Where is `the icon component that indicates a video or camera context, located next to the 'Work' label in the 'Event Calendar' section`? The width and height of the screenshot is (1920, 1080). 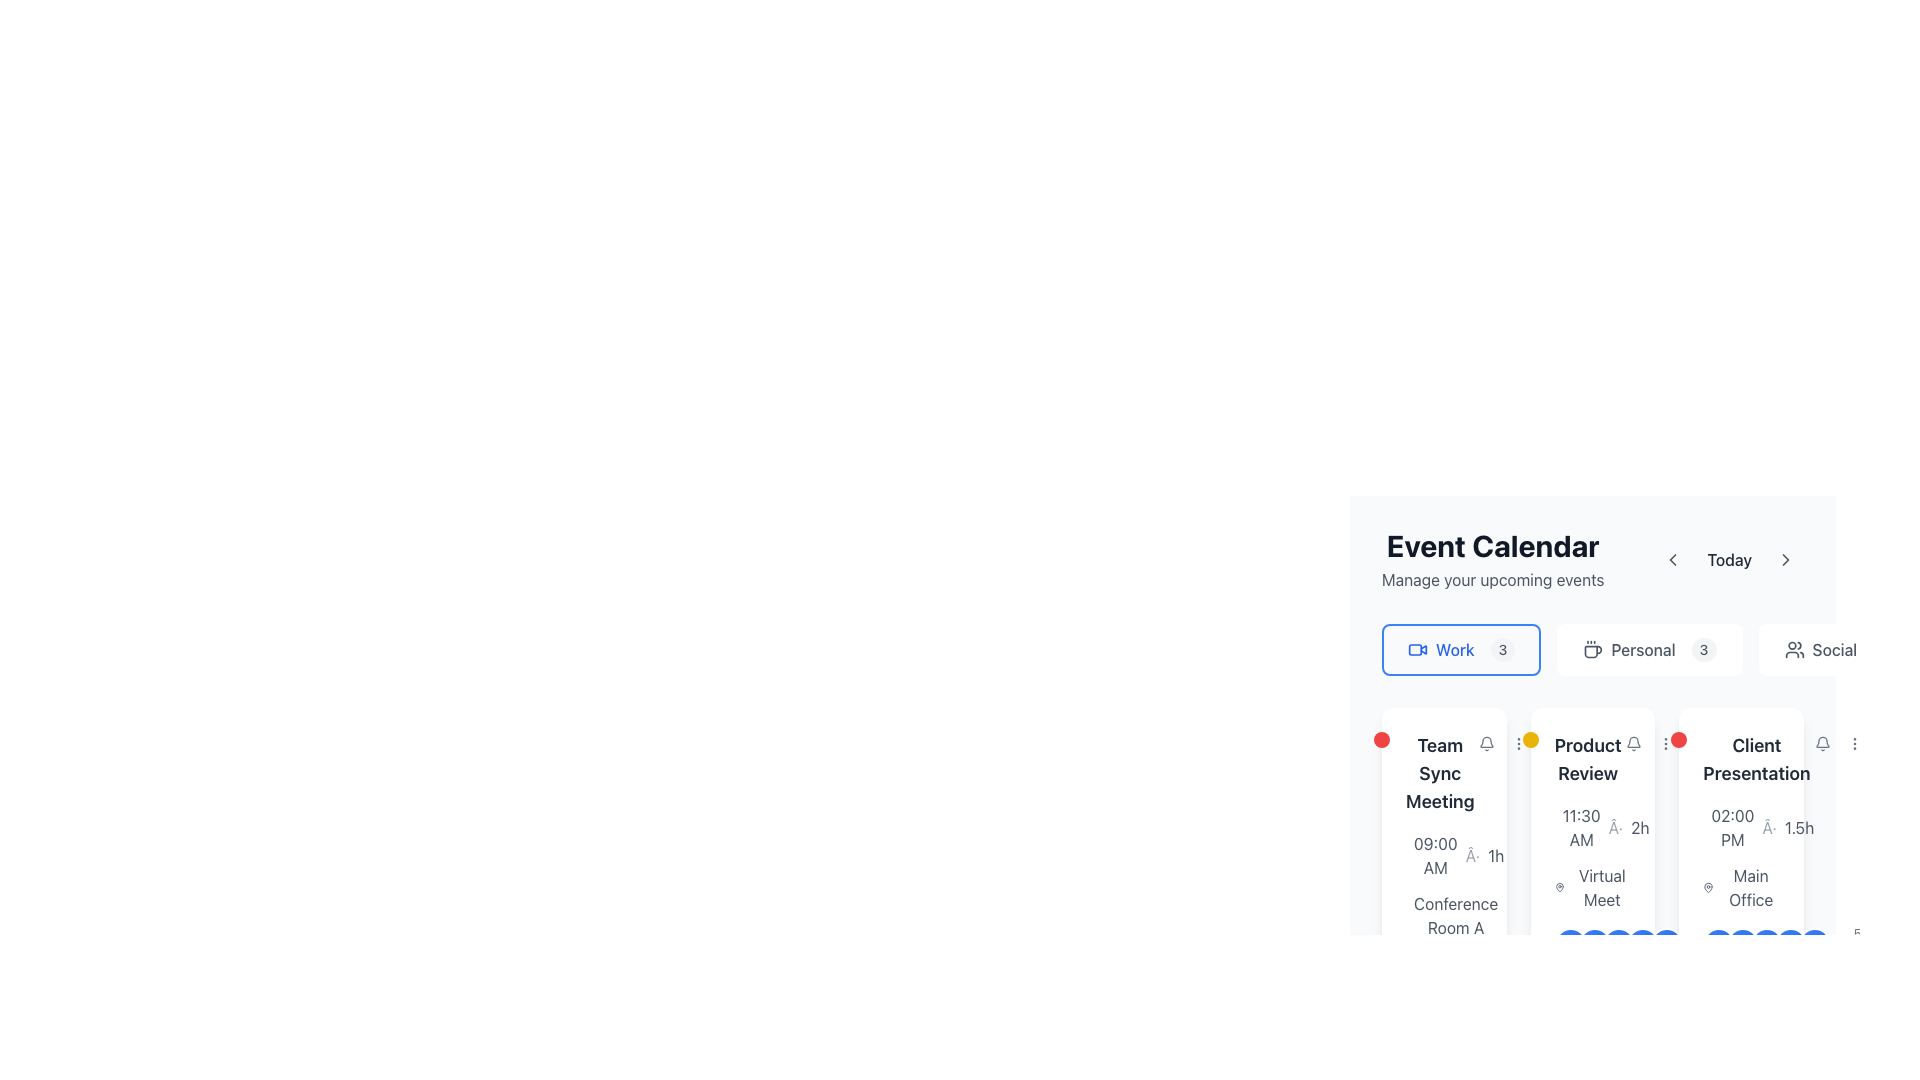
the icon component that indicates a video or camera context, located next to the 'Work' label in the 'Event Calendar' section is located at coordinates (1414, 650).